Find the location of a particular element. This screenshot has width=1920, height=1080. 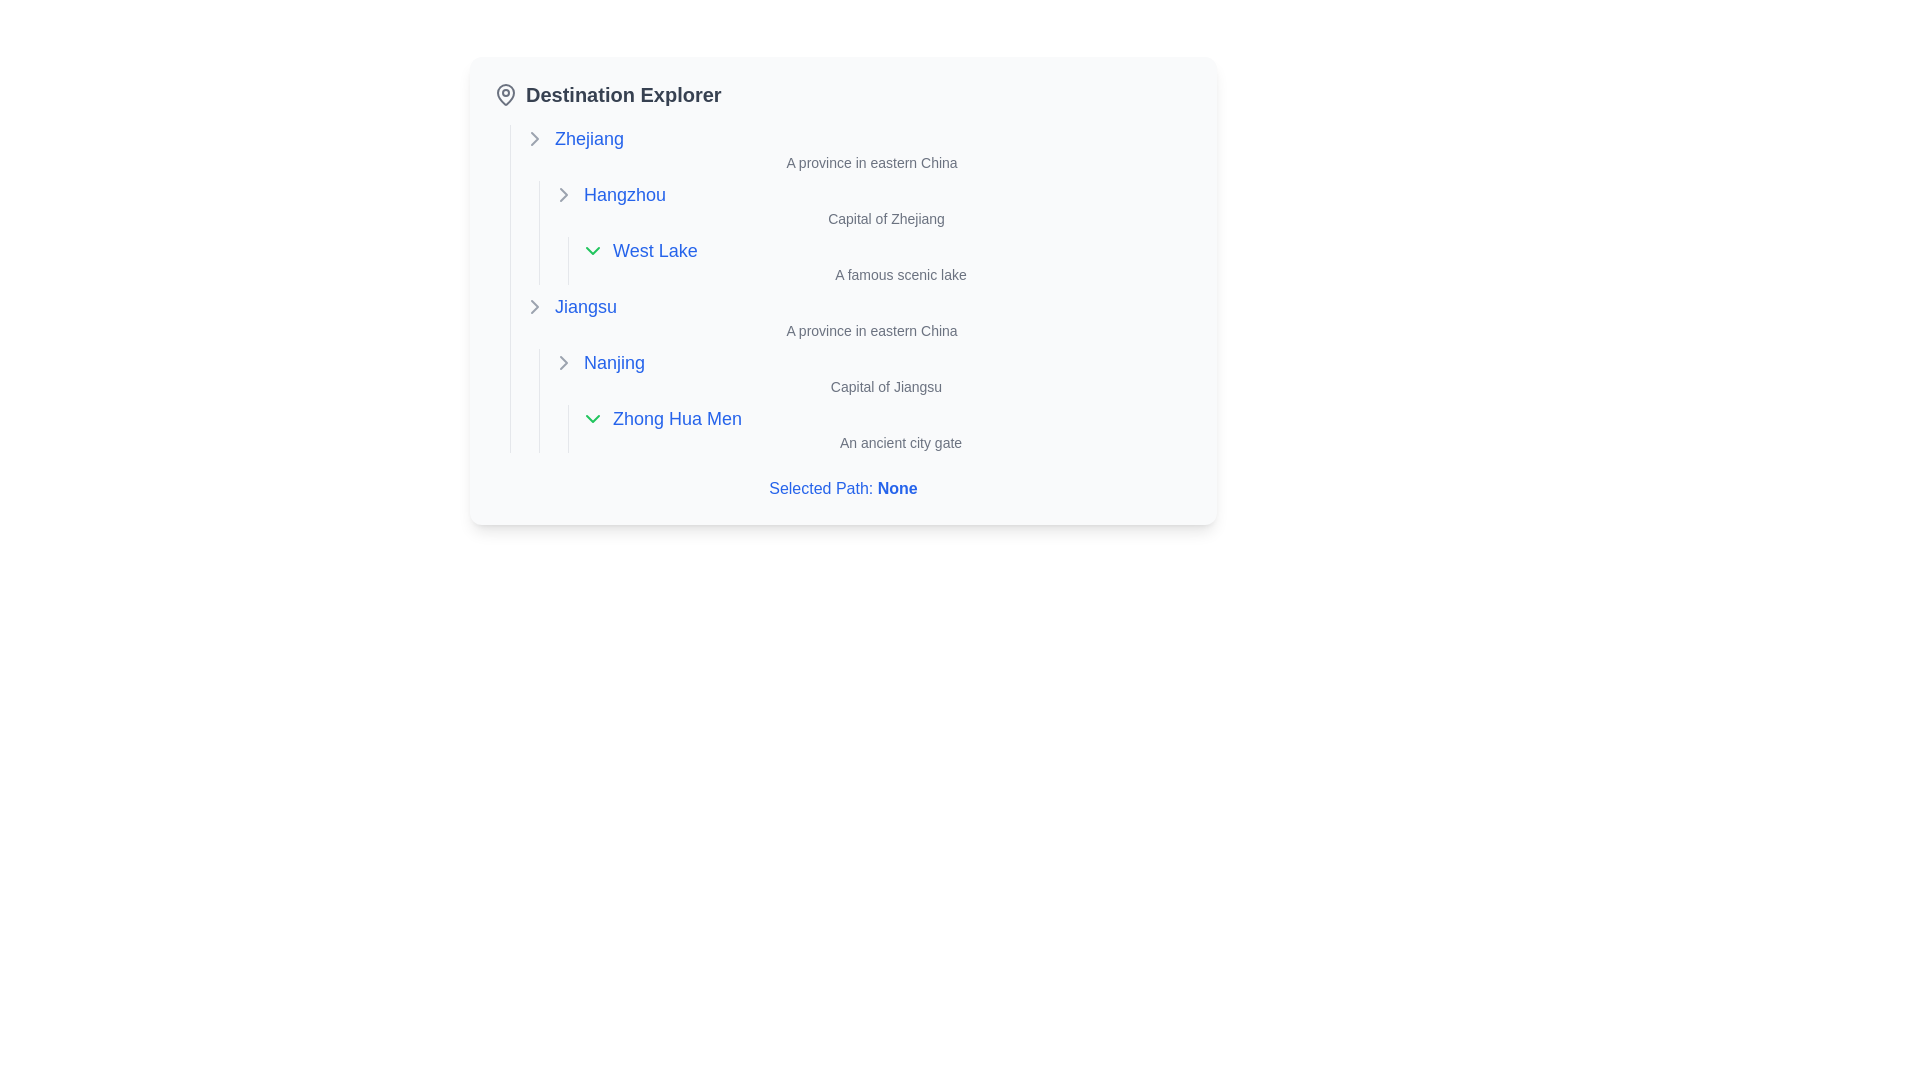

the informational text label providing details about 'Zhong Hua Men', located directly under the clickable link with the same name is located at coordinates (886, 442).